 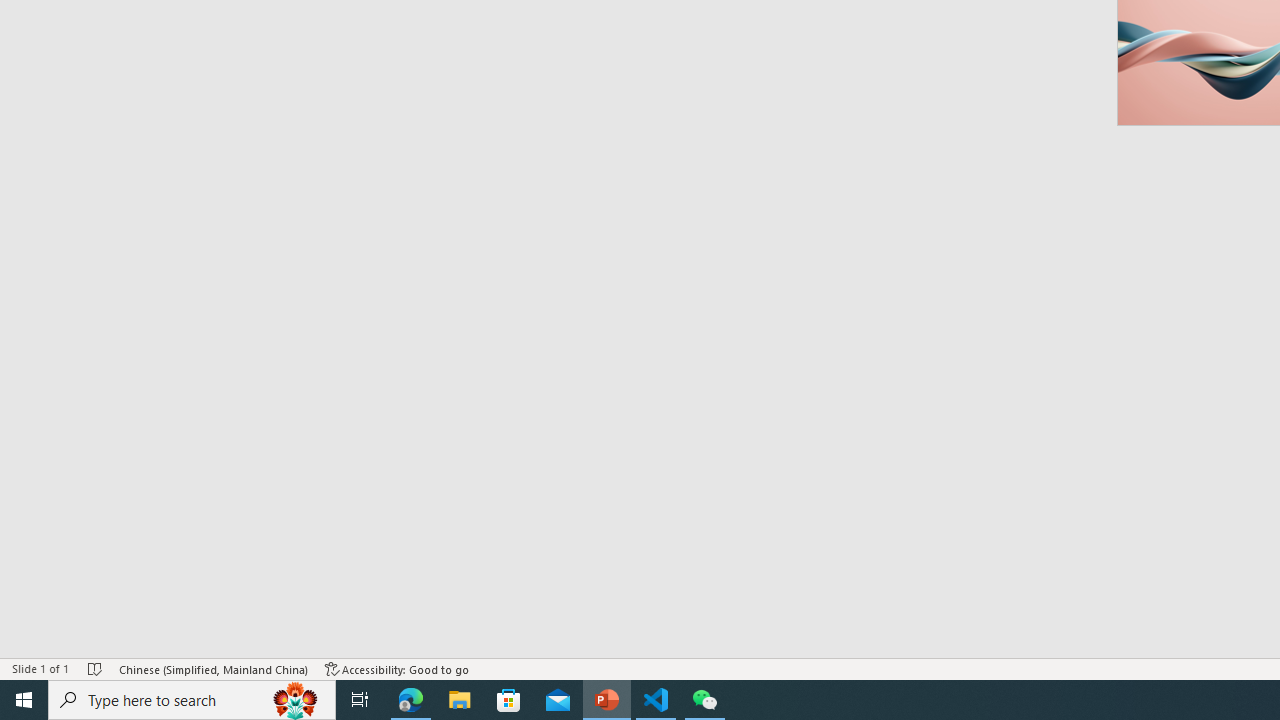 What do you see at coordinates (397, 669) in the screenshot?
I see `'Accessibility Checker Accessibility: Good to go'` at bounding box center [397, 669].